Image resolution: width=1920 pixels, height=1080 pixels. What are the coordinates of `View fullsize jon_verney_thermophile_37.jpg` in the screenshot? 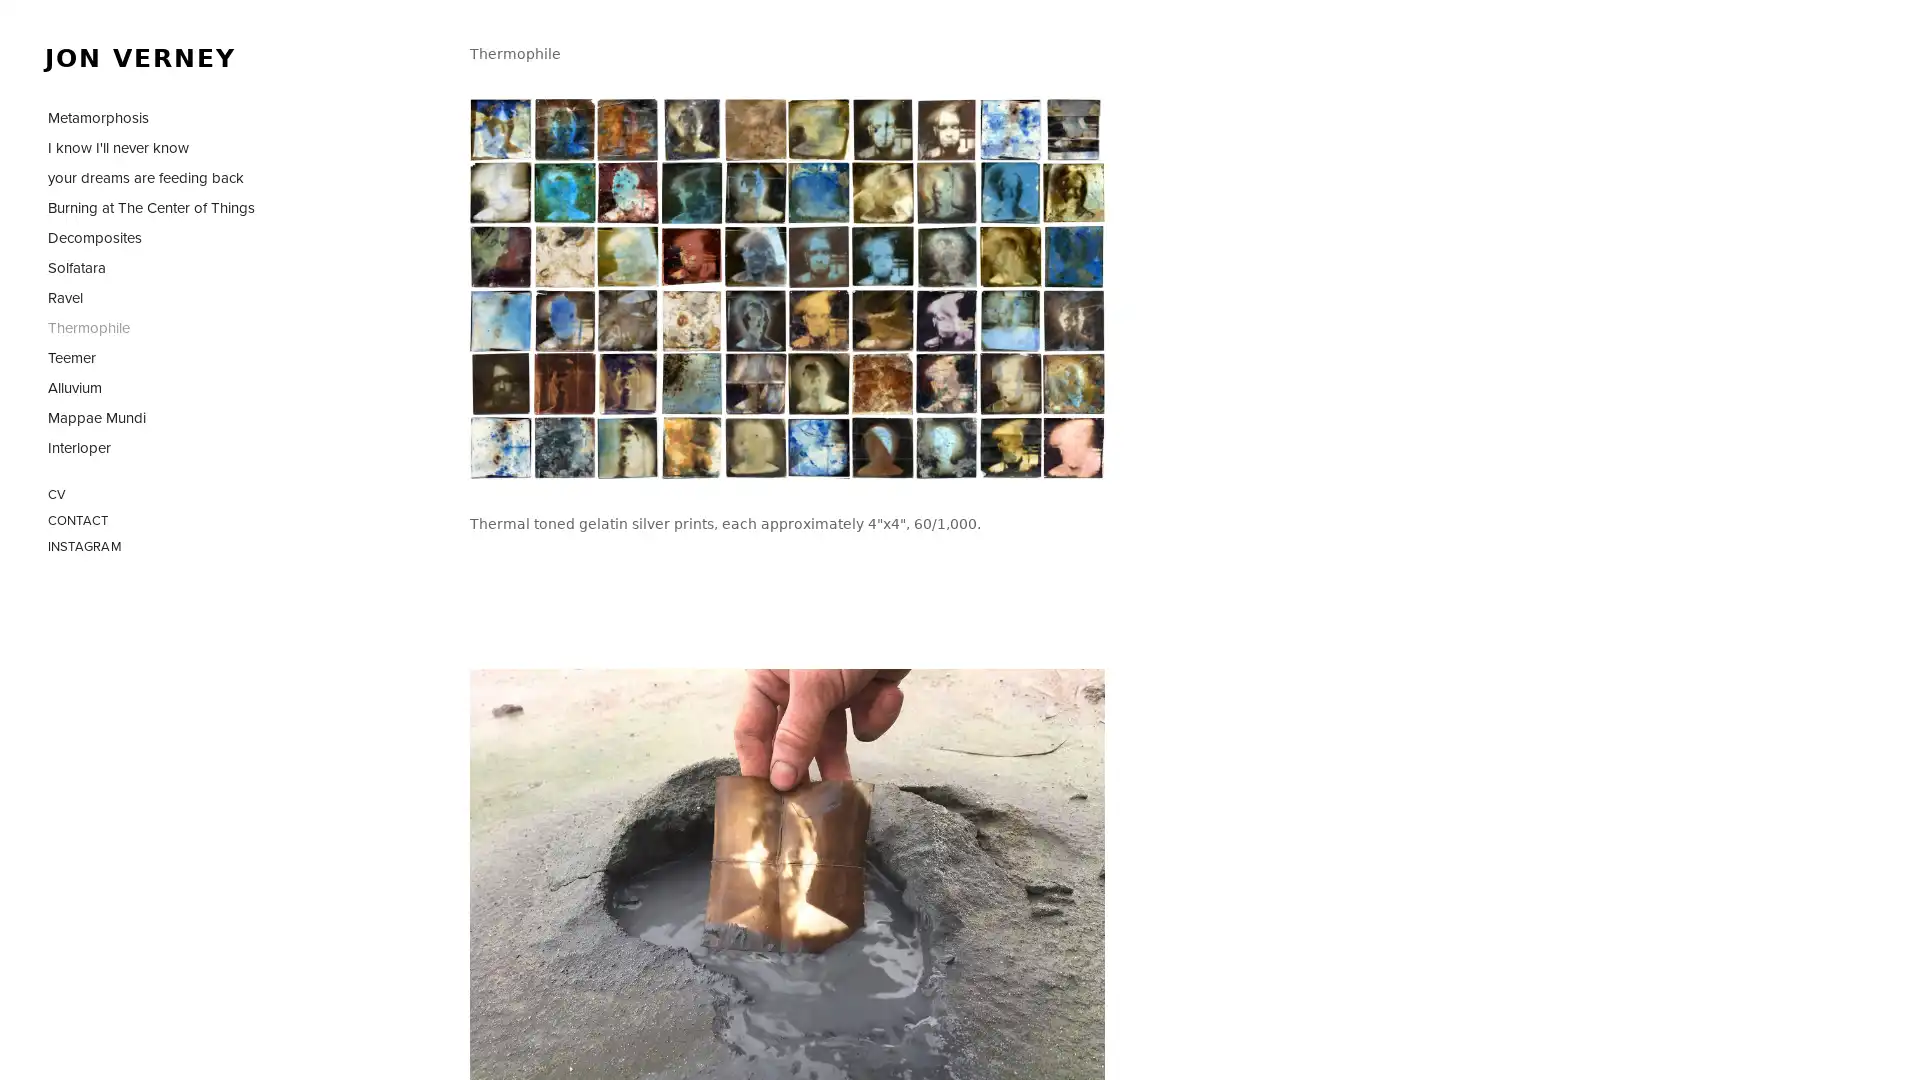 It's located at (1072, 128).